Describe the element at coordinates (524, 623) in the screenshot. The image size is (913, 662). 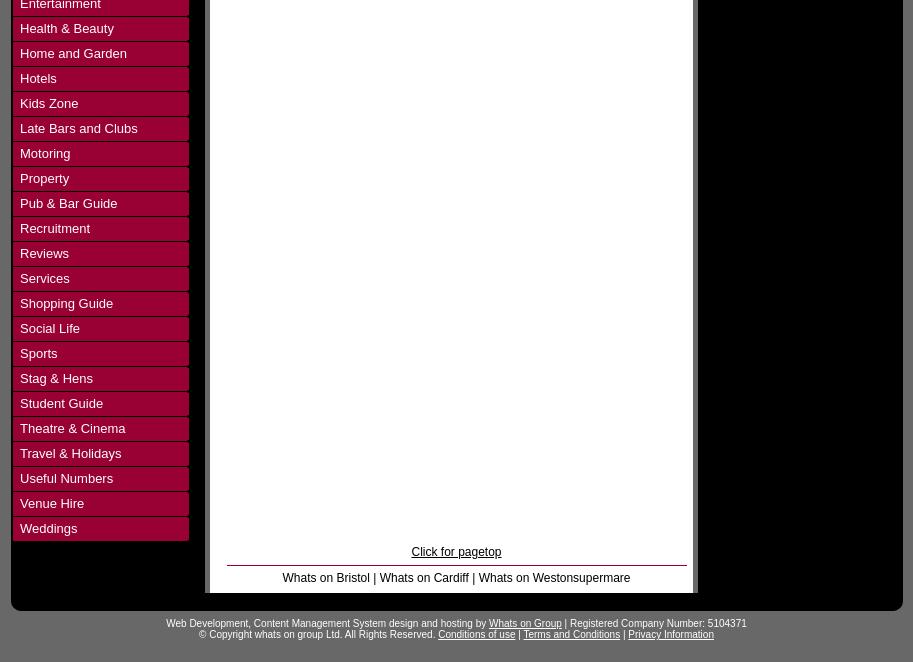
I see `'Whats on Group'` at that location.